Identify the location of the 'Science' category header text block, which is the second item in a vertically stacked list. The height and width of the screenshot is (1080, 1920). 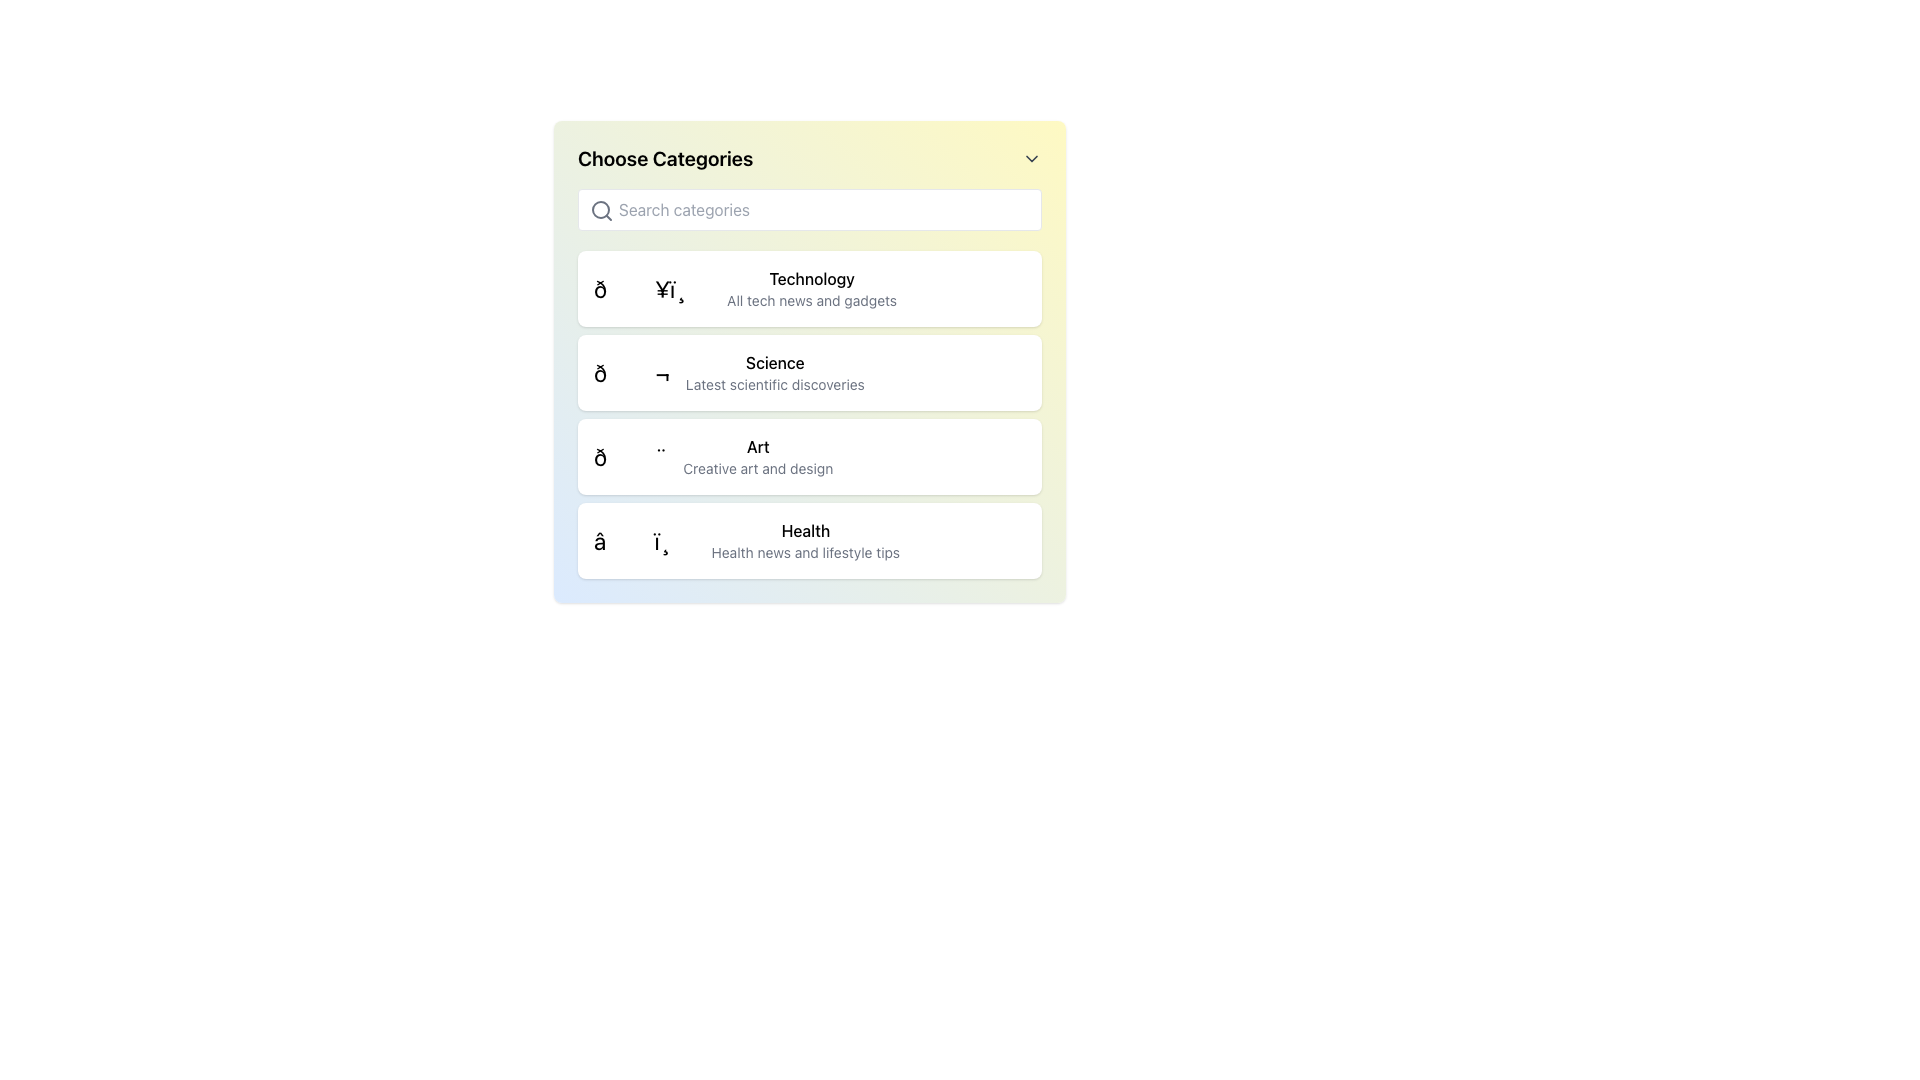
(774, 373).